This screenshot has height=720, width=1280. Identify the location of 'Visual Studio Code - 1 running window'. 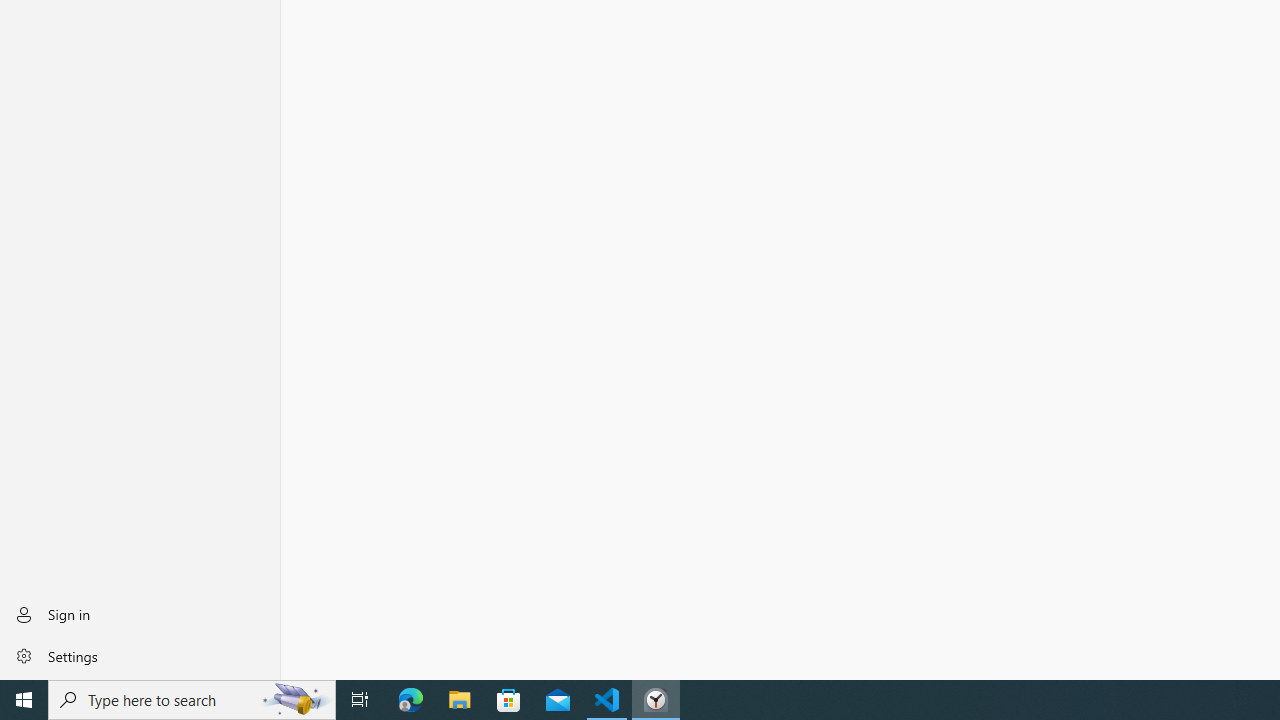
(606, 698).